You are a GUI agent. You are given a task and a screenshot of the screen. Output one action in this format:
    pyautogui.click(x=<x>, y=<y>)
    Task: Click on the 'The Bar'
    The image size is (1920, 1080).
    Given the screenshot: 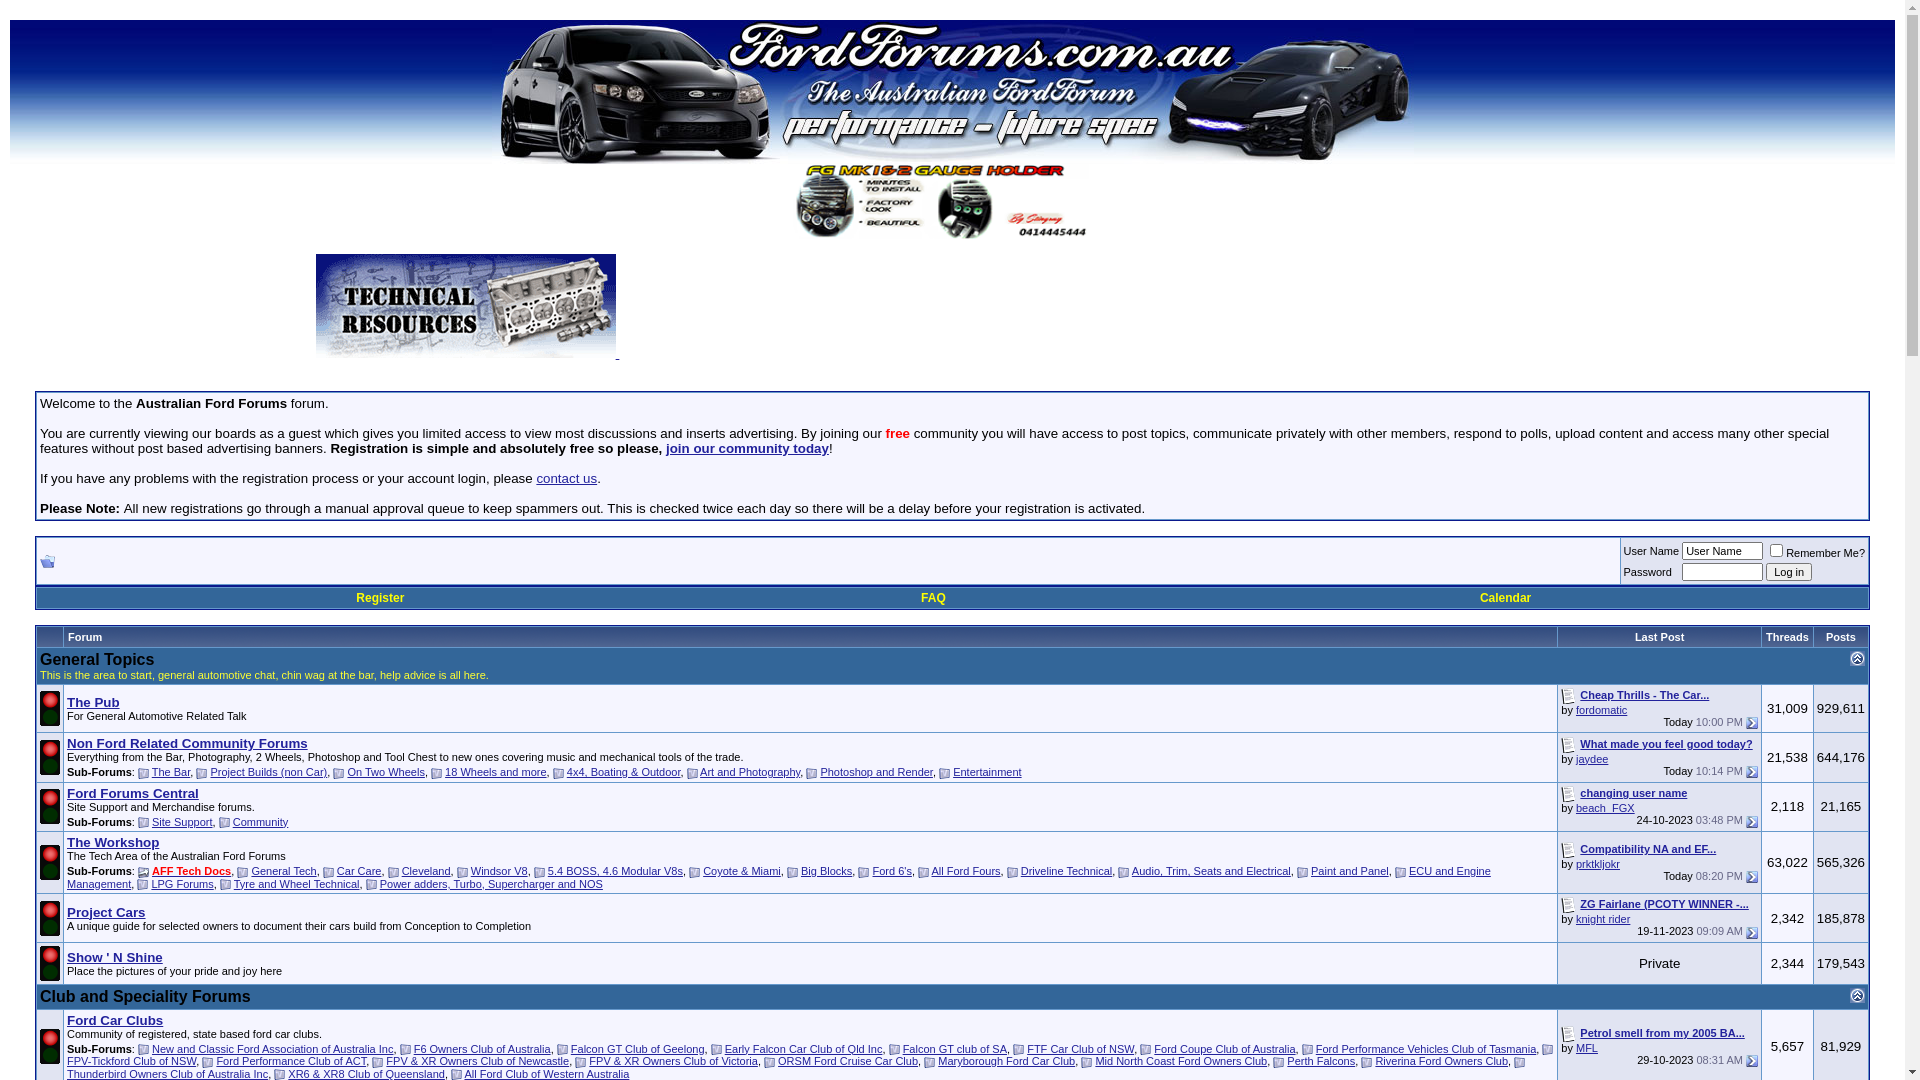 What is the action you would take?
    pyautogui.click(x=151, y=770)
    